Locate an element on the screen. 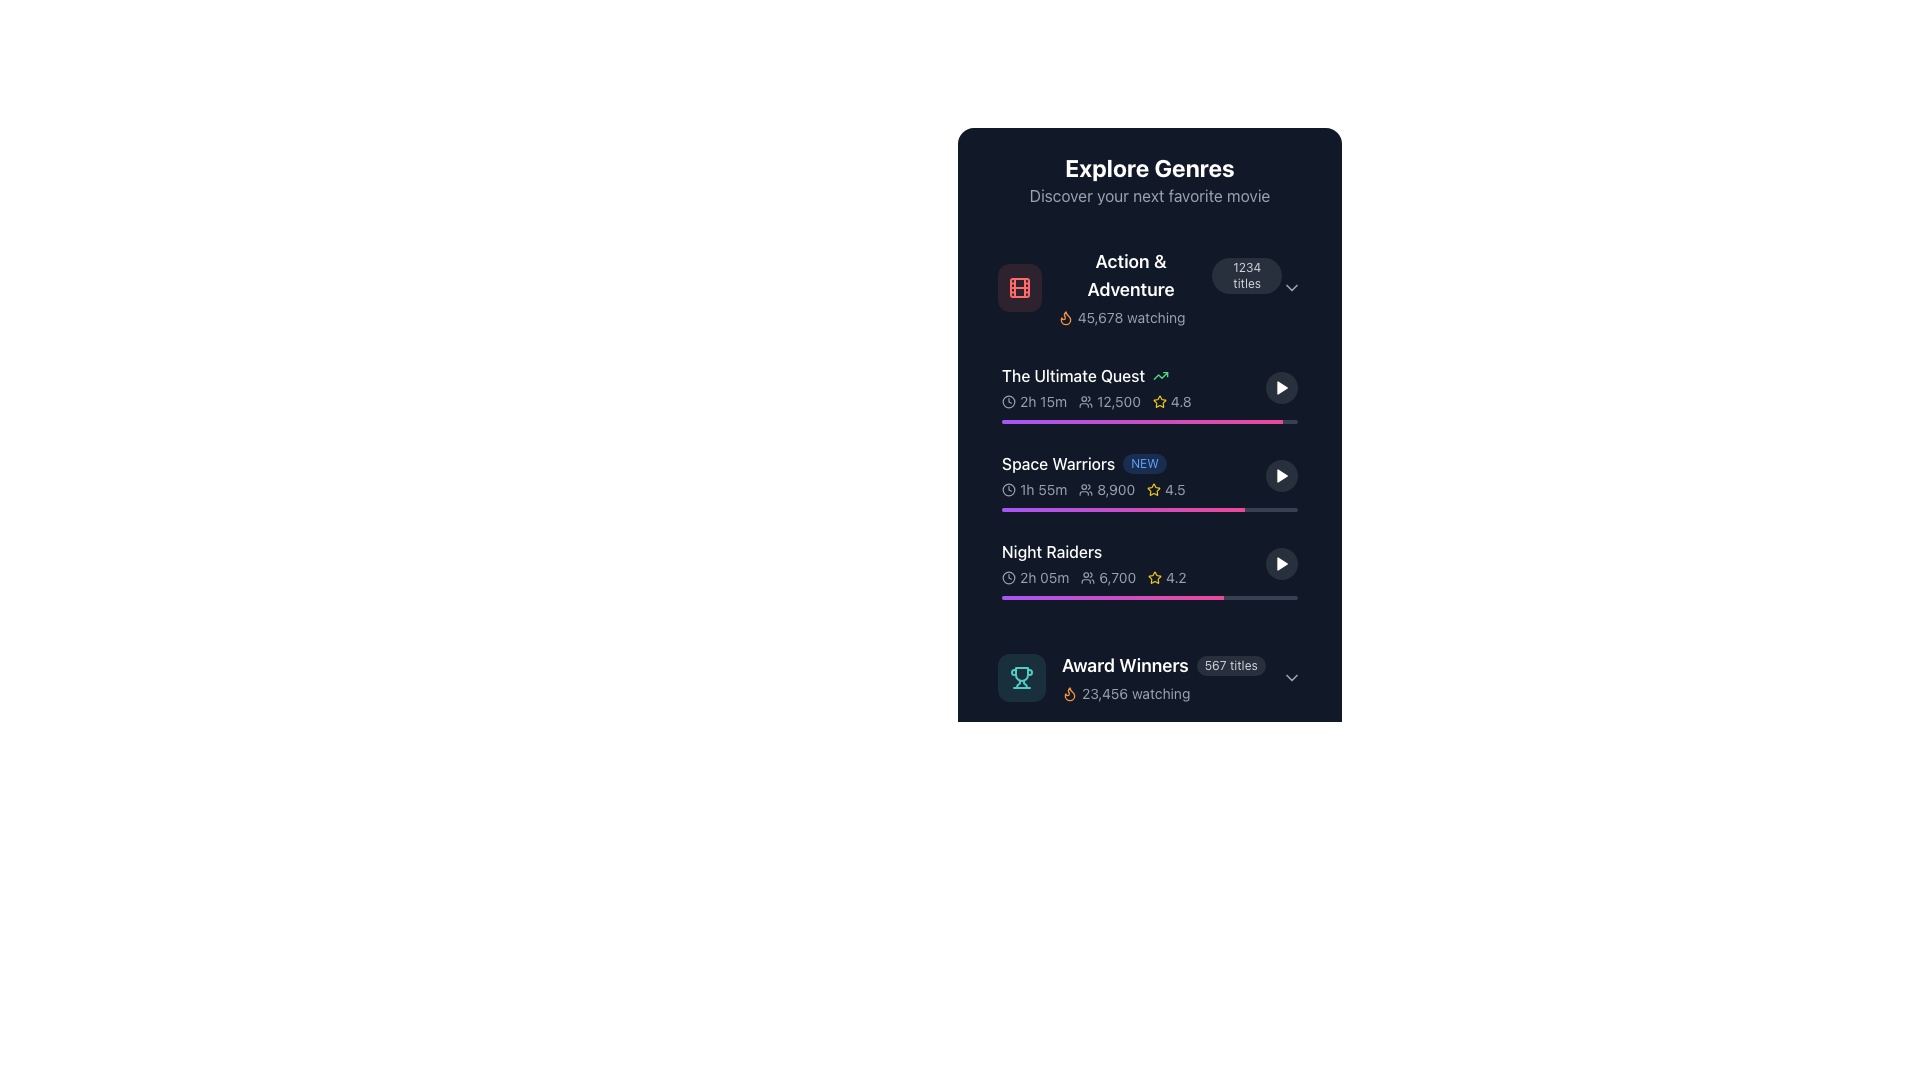 The image size is (1920, 1080). the 'Action & Adventure' genre button, which includes a red film reel icon on the left, bold white title text, and a gray badge with '1234 titles' on the right is located at coordinates (1150, 288).